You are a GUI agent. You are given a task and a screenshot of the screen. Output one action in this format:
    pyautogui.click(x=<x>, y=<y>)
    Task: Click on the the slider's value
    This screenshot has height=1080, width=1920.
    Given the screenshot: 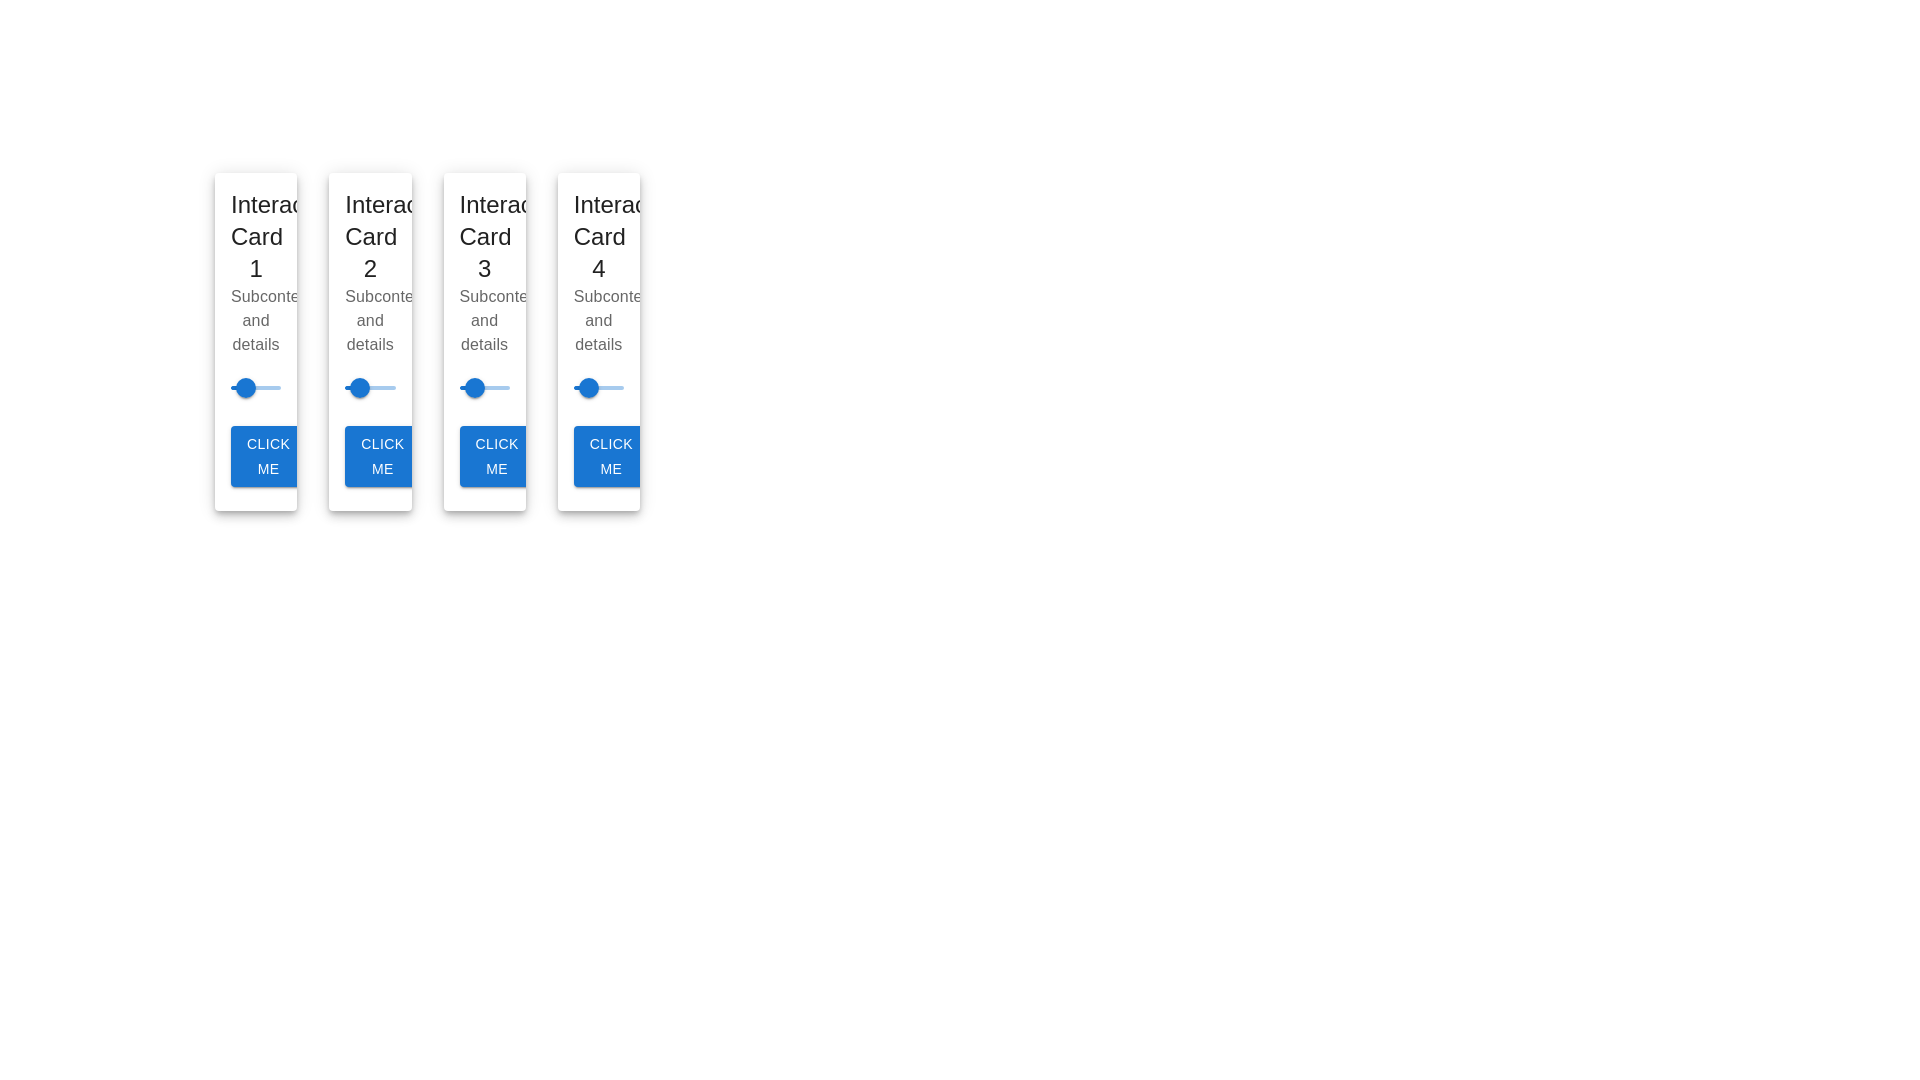 What is the action you would take?
    pyautogui.click(x=496, y=388)
    